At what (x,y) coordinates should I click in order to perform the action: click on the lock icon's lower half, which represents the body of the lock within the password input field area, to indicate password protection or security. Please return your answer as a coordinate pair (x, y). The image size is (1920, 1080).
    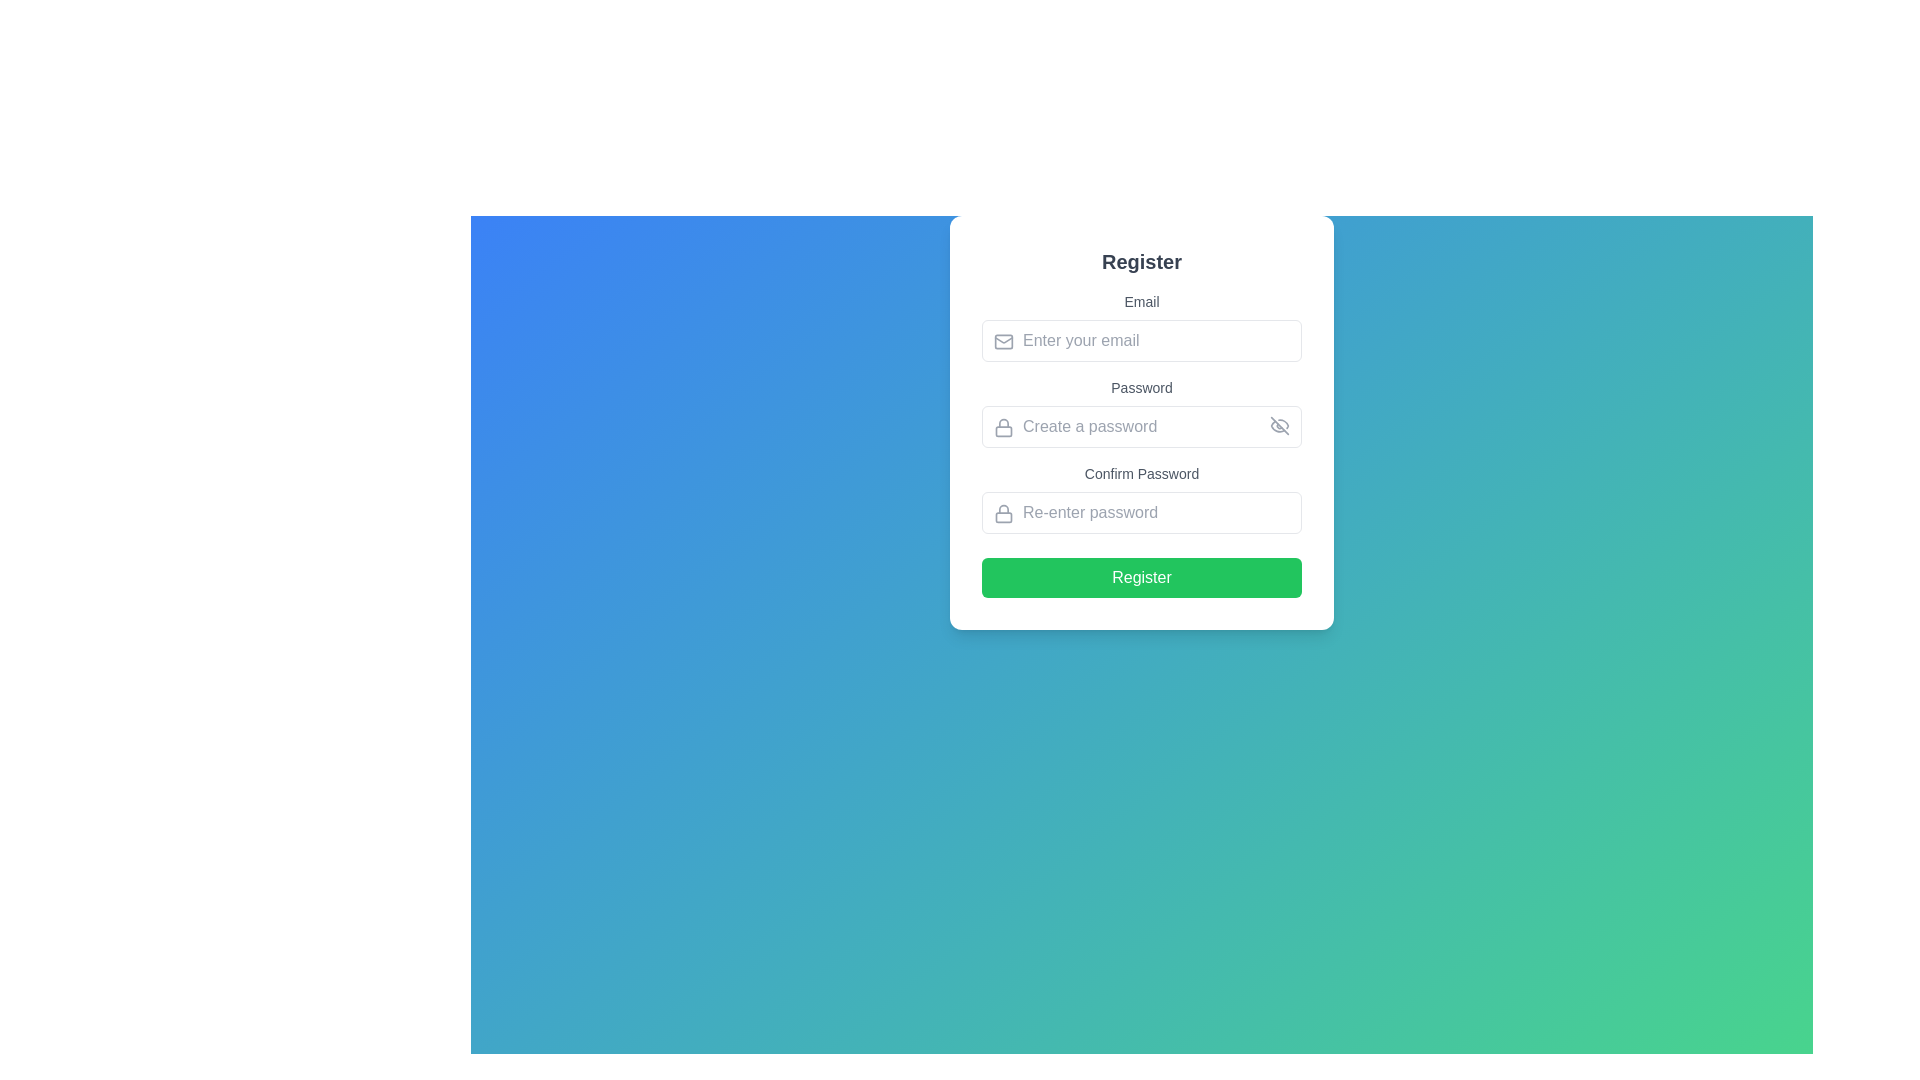
    Looking at the image, I should click on (1003, 430).